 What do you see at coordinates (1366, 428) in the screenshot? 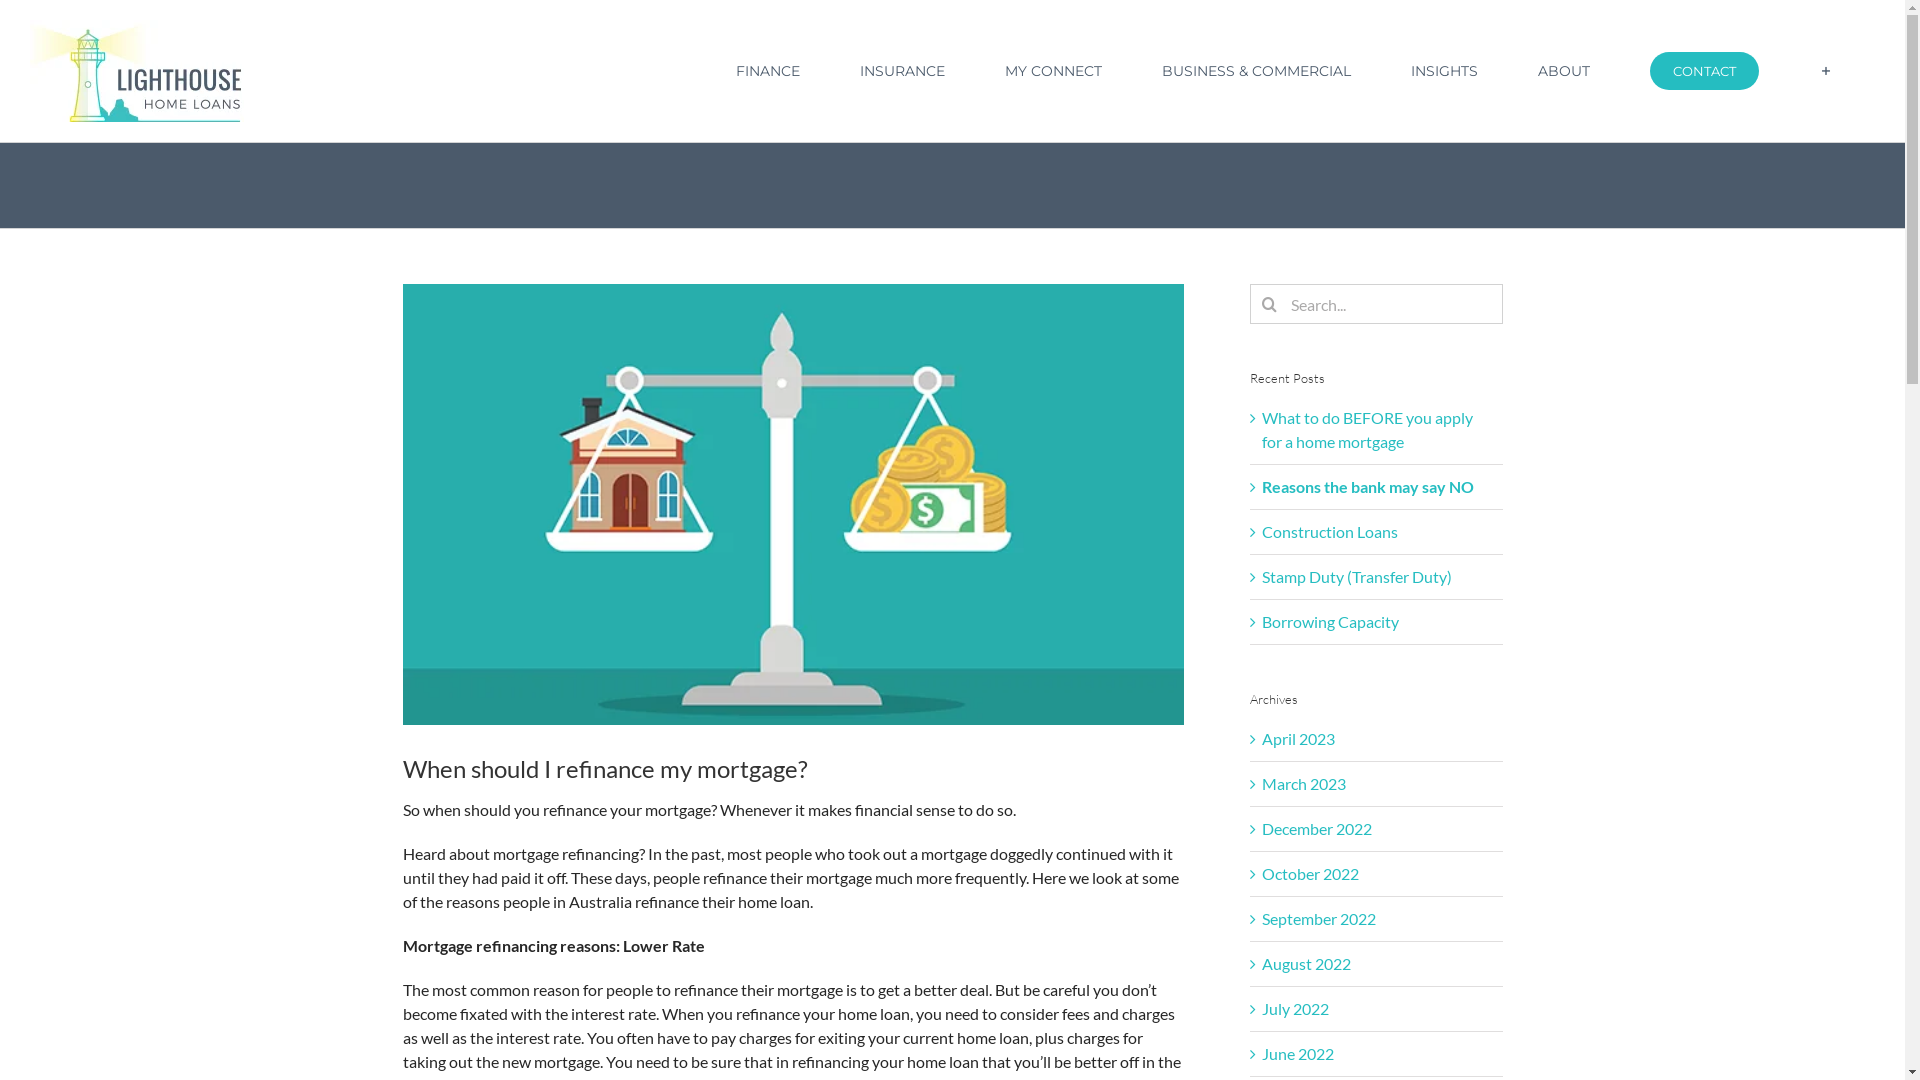
I see `'What to do BEFORE you apply for a home mortgage'` at bounding box center [1366, 428].